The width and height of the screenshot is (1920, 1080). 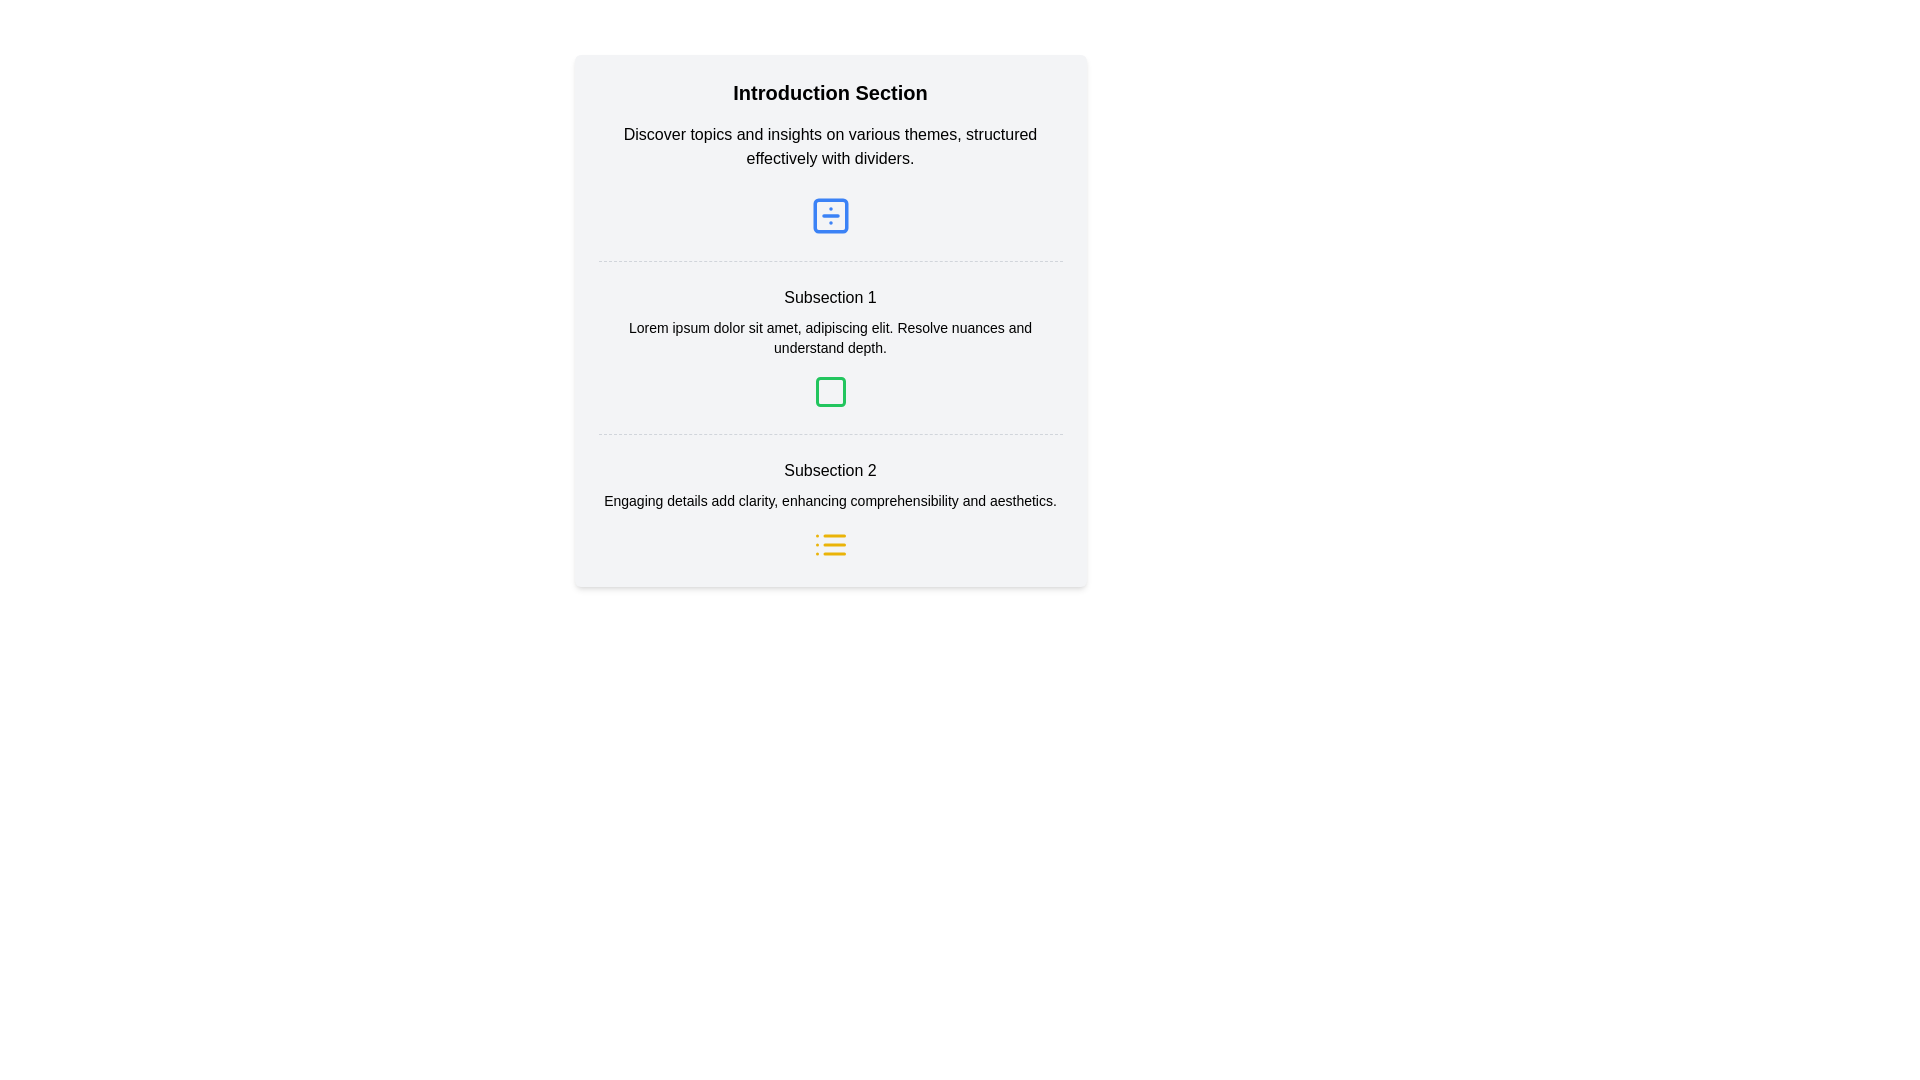 What do you see at coordinates (830, 216) in the screenshot?
I see `the visual representation of the division sign icon located at the center of the first section under the 'Introduction Section' heading` at bounding box center [830, 216].